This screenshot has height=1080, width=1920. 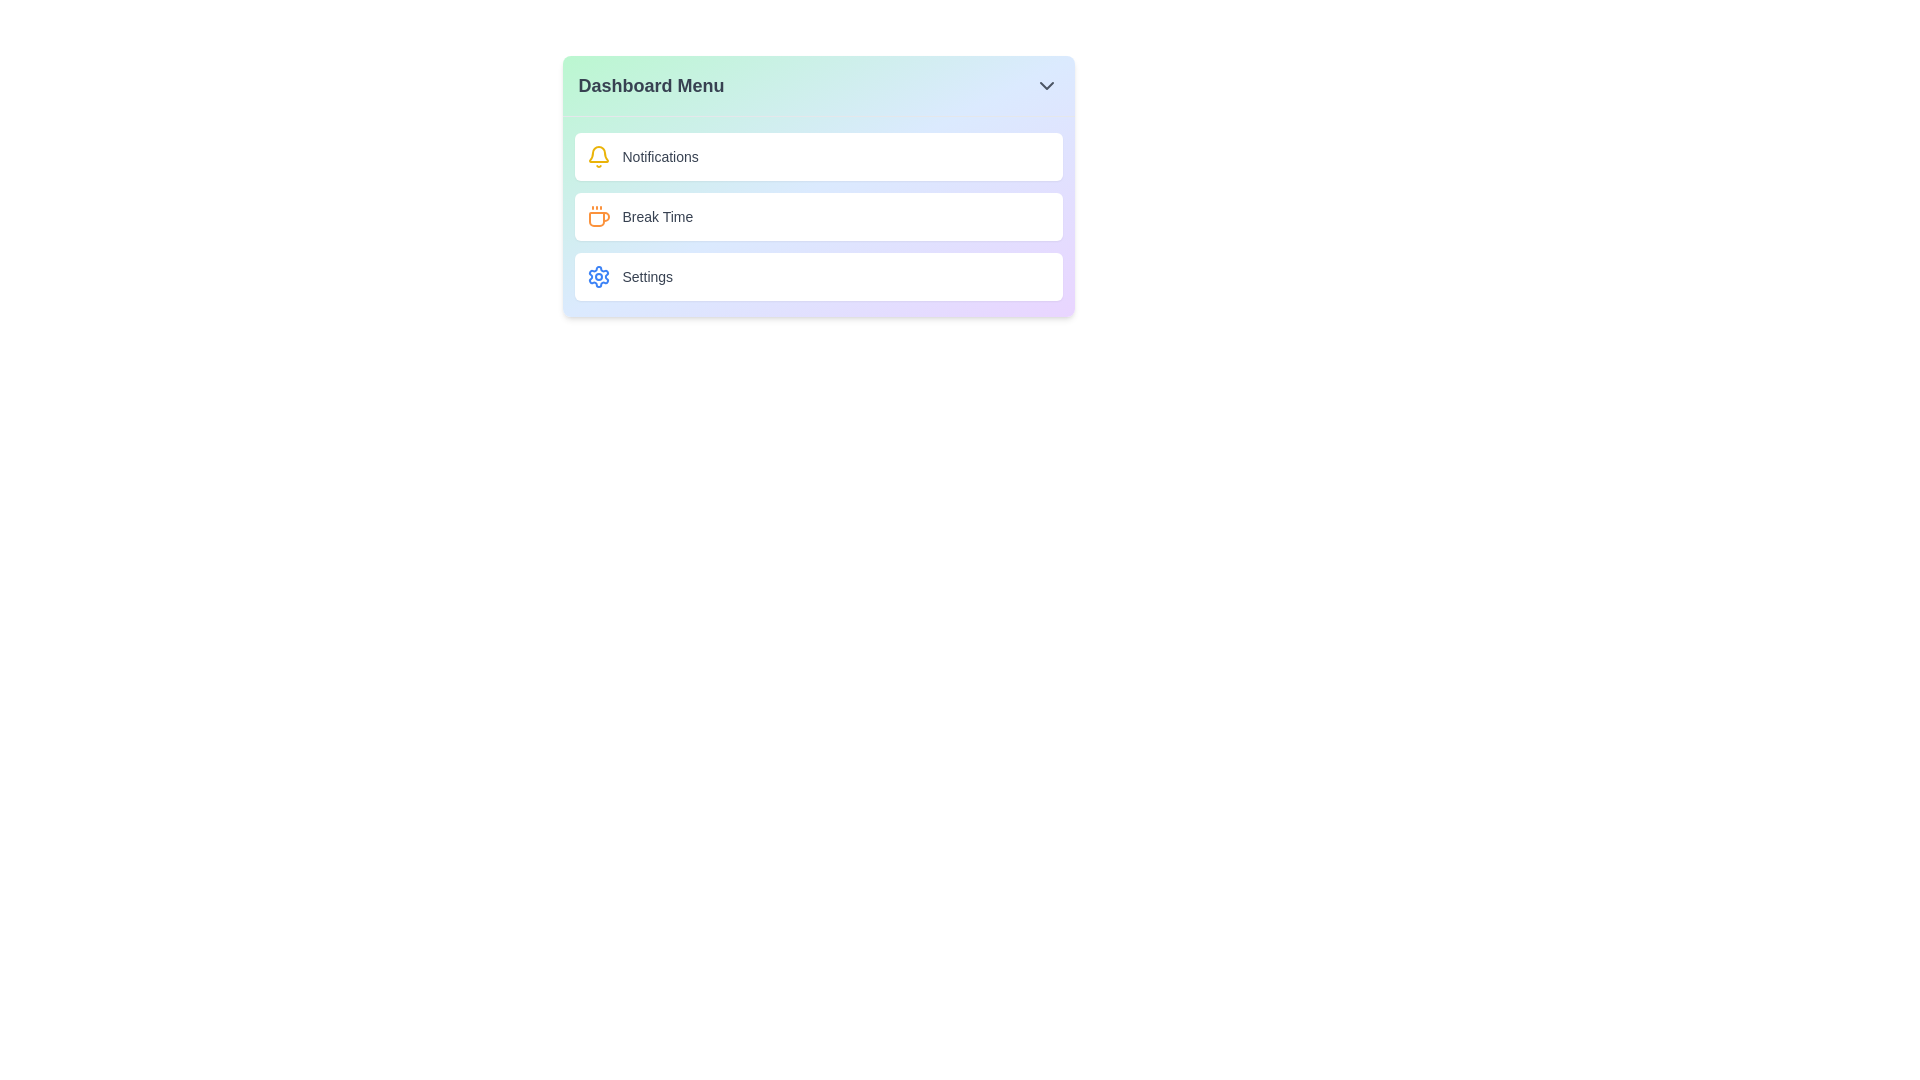 What do you see at coordinates (818, 216) in the screenshot?
I see `the 'Break Time' menu item located in the 'Dashboard Menu', which is the second item in the list of options` at bounding box center [818, 216].